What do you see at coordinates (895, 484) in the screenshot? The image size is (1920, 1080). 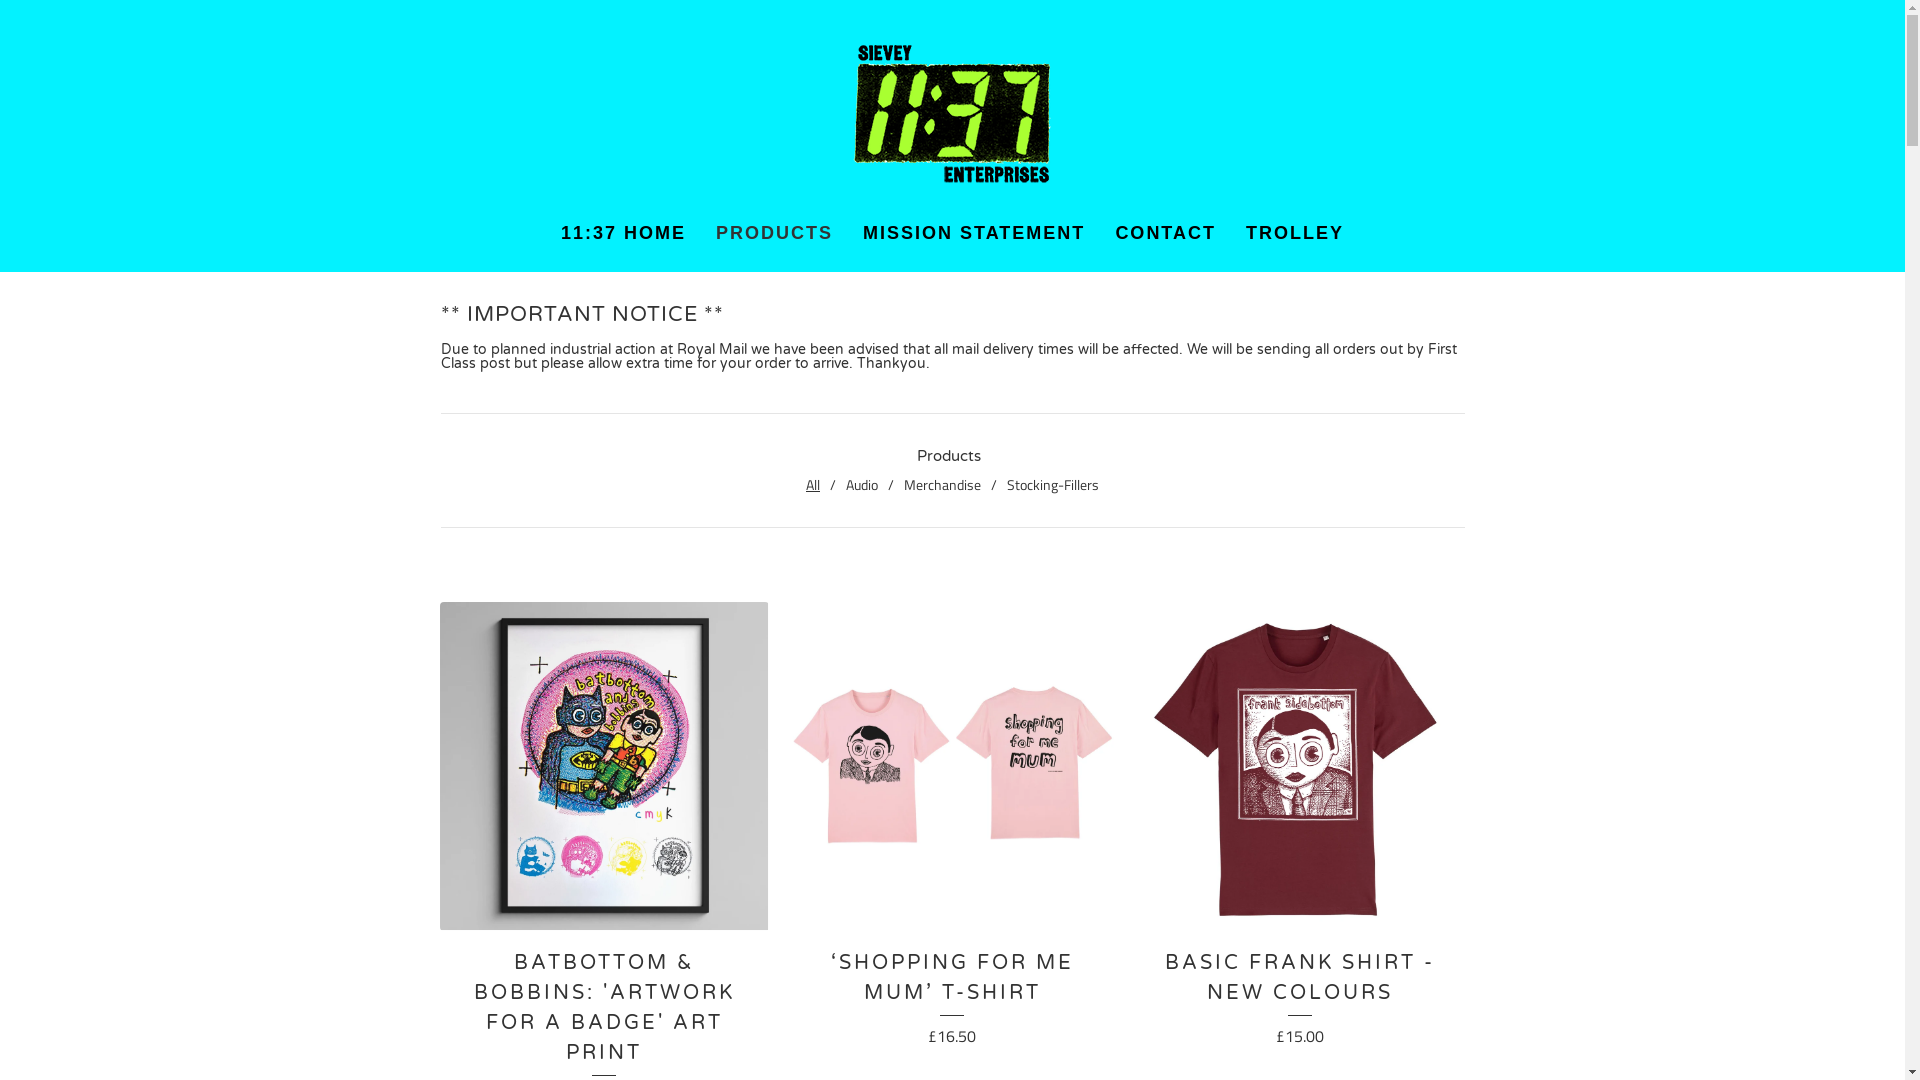 I see `'Merchandise'` at bounding box center [895, 484].